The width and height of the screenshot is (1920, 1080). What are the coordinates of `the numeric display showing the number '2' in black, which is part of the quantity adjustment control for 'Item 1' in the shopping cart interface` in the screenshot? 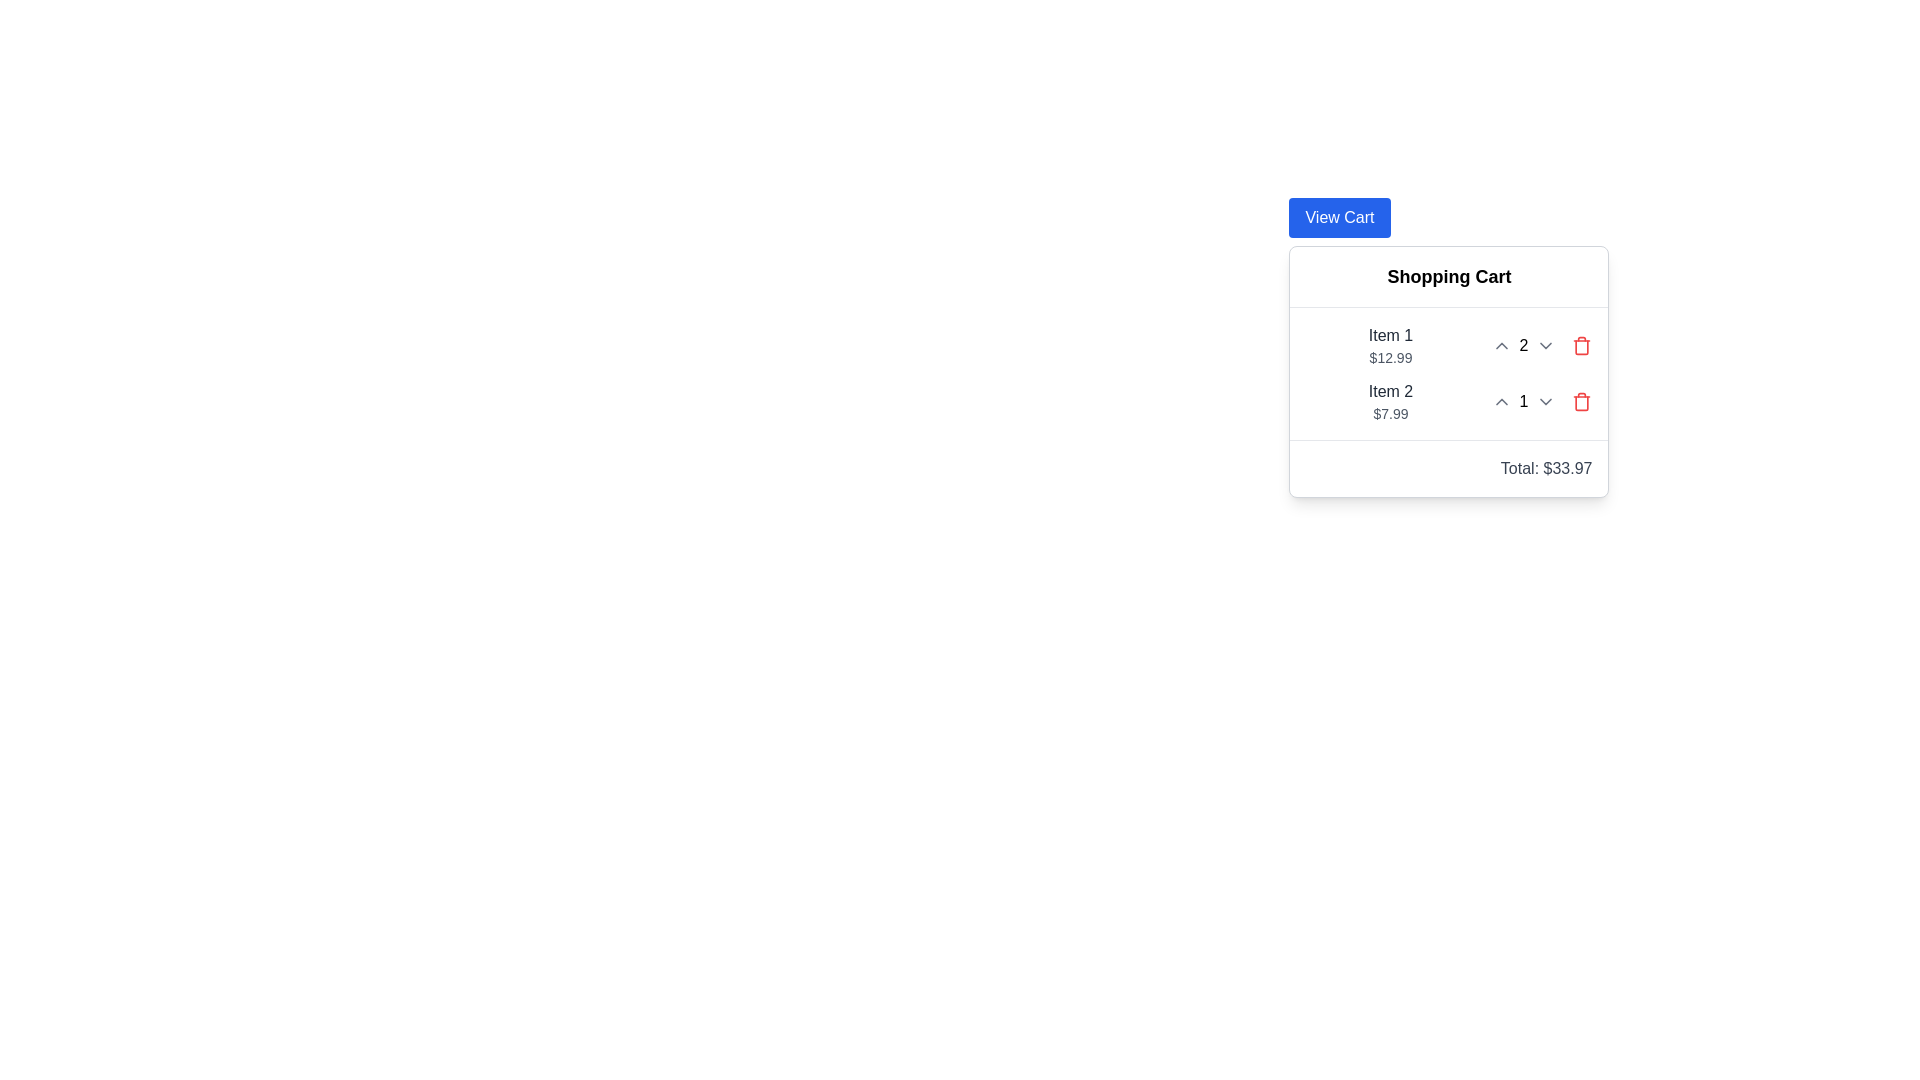 It's located at (1523, 345).